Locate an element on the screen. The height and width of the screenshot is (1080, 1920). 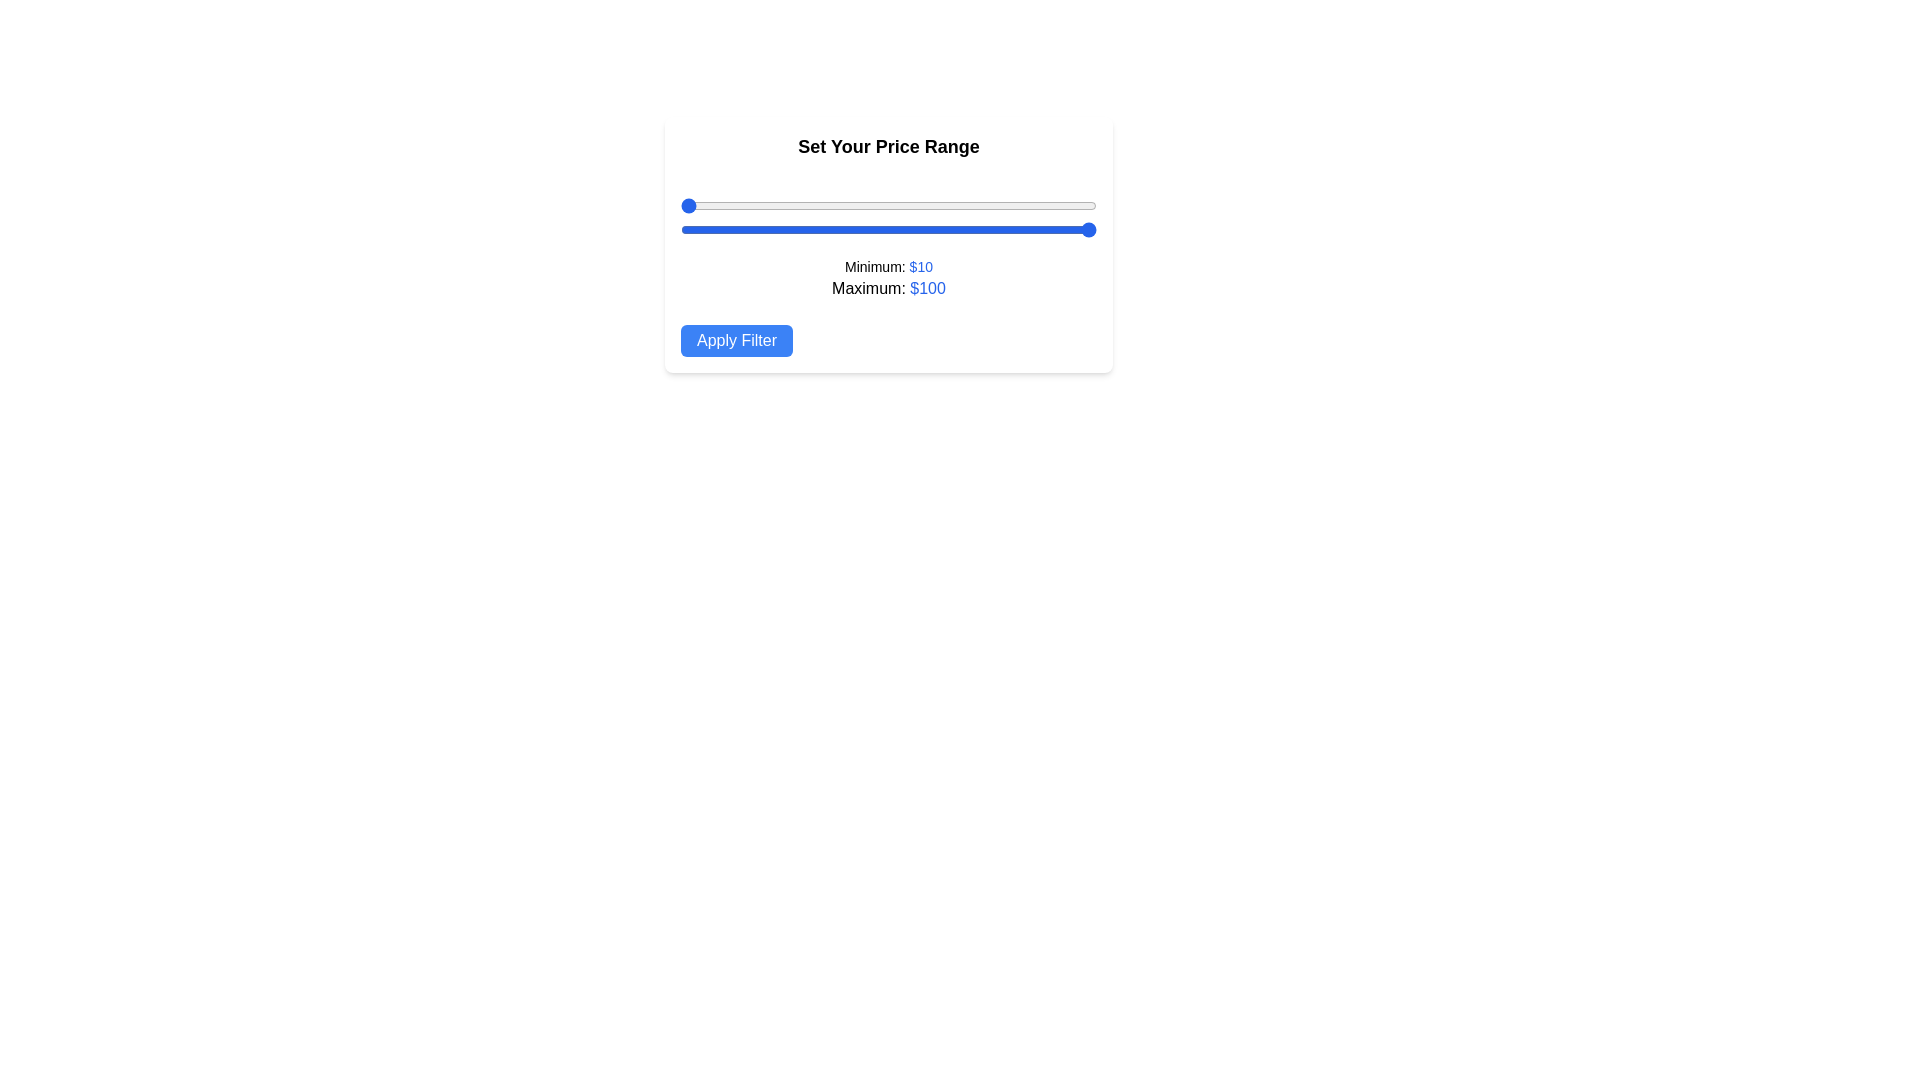
the static text displaying the maximum value of the price range, located below the 'Minimum: $10' text and above the price range sliders is located at coordinates (887, 289).